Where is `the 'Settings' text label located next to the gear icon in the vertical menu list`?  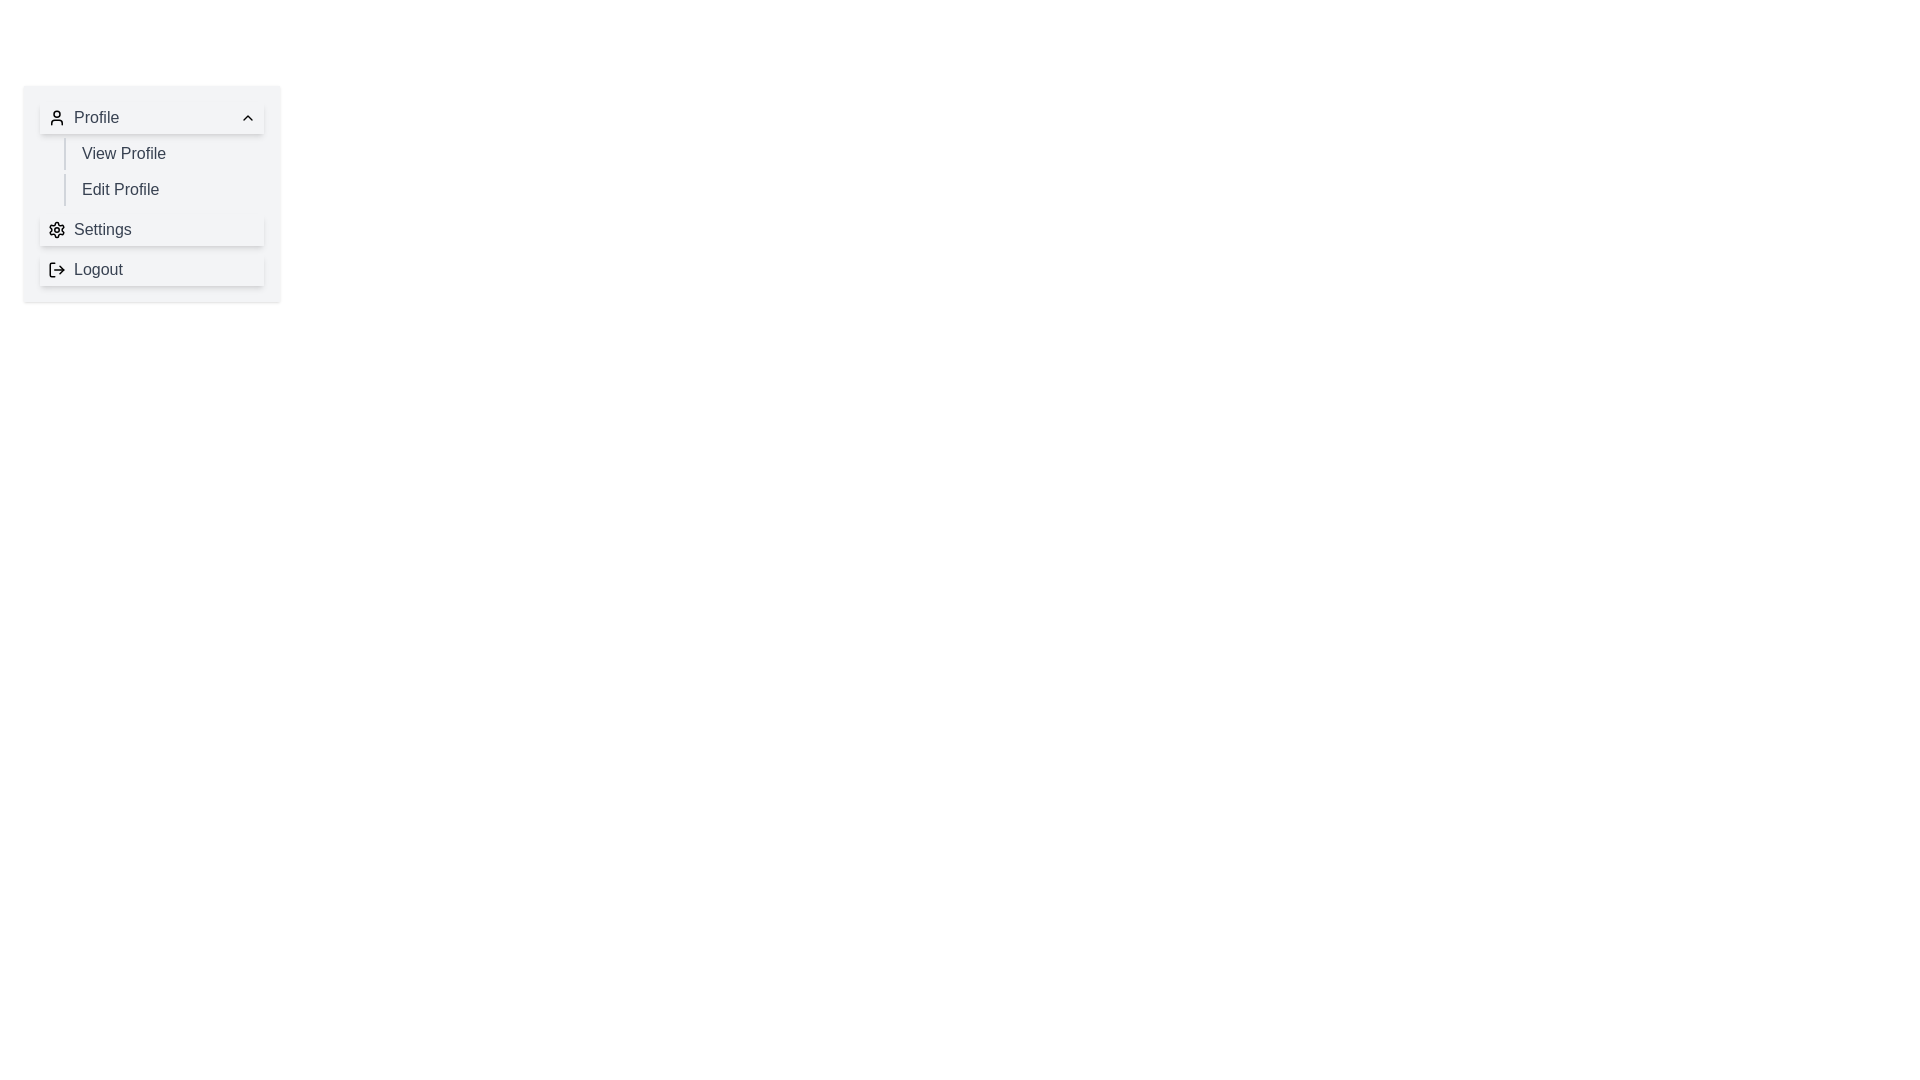
the 'Settings' text label located next to the gear icon in the vertical menu list is located at coordinates (101, 229).